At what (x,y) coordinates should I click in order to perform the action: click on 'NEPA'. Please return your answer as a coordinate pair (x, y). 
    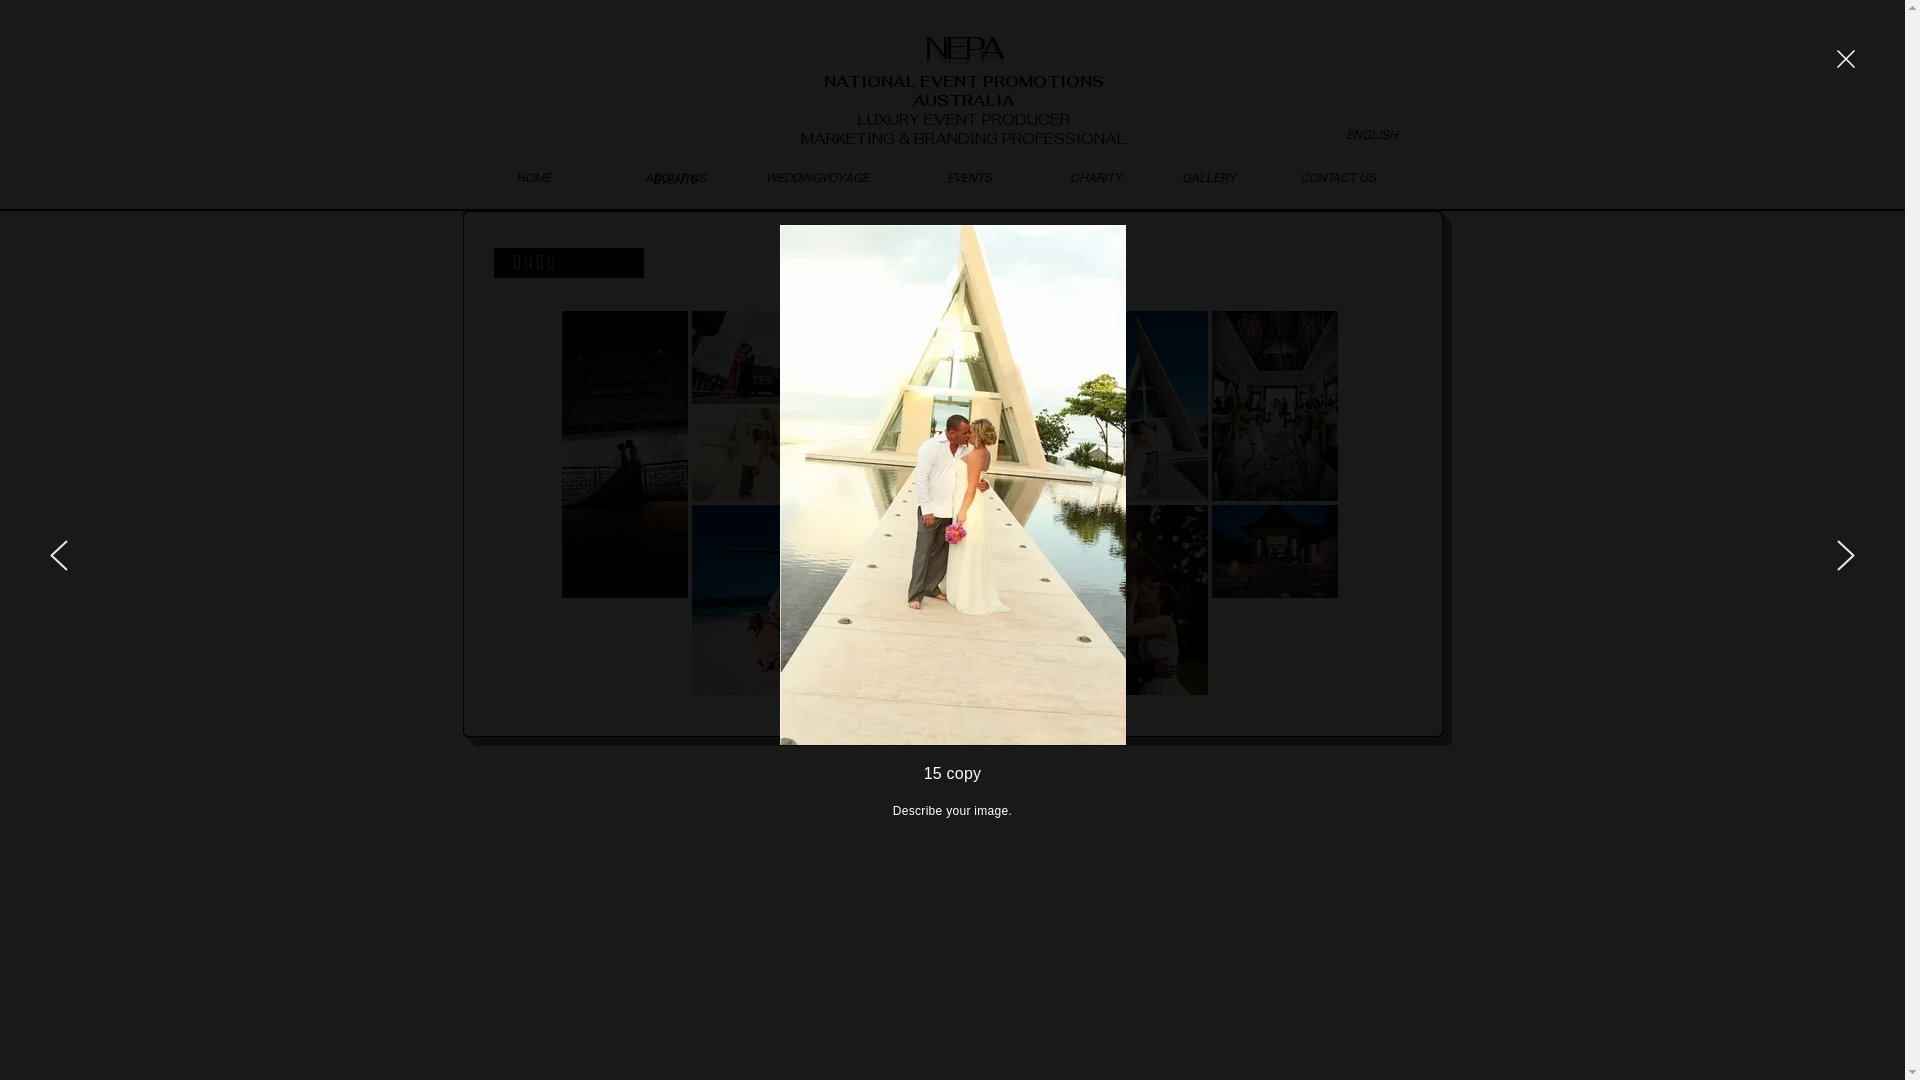
    Looking at the image, I should click on (924, 45).